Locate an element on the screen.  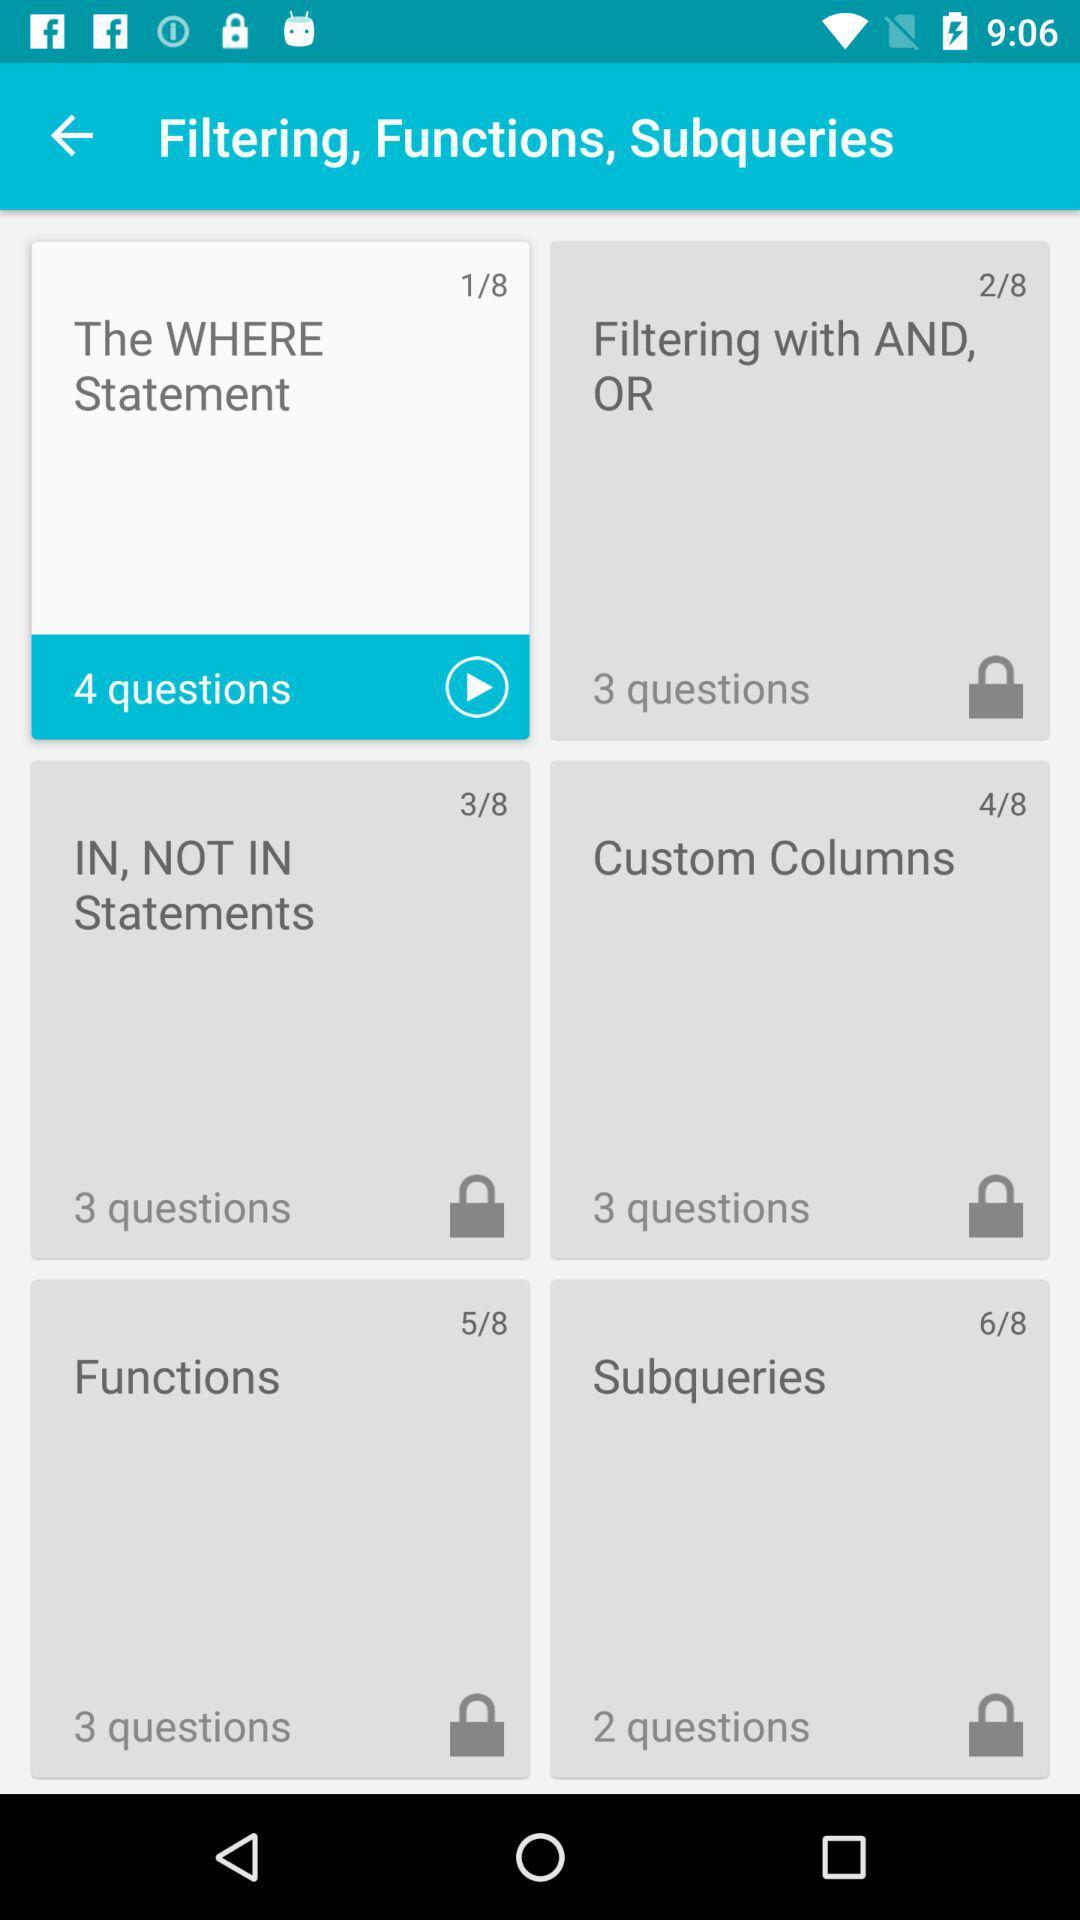
the icon above the where statement is located at coordinates (72, 135).